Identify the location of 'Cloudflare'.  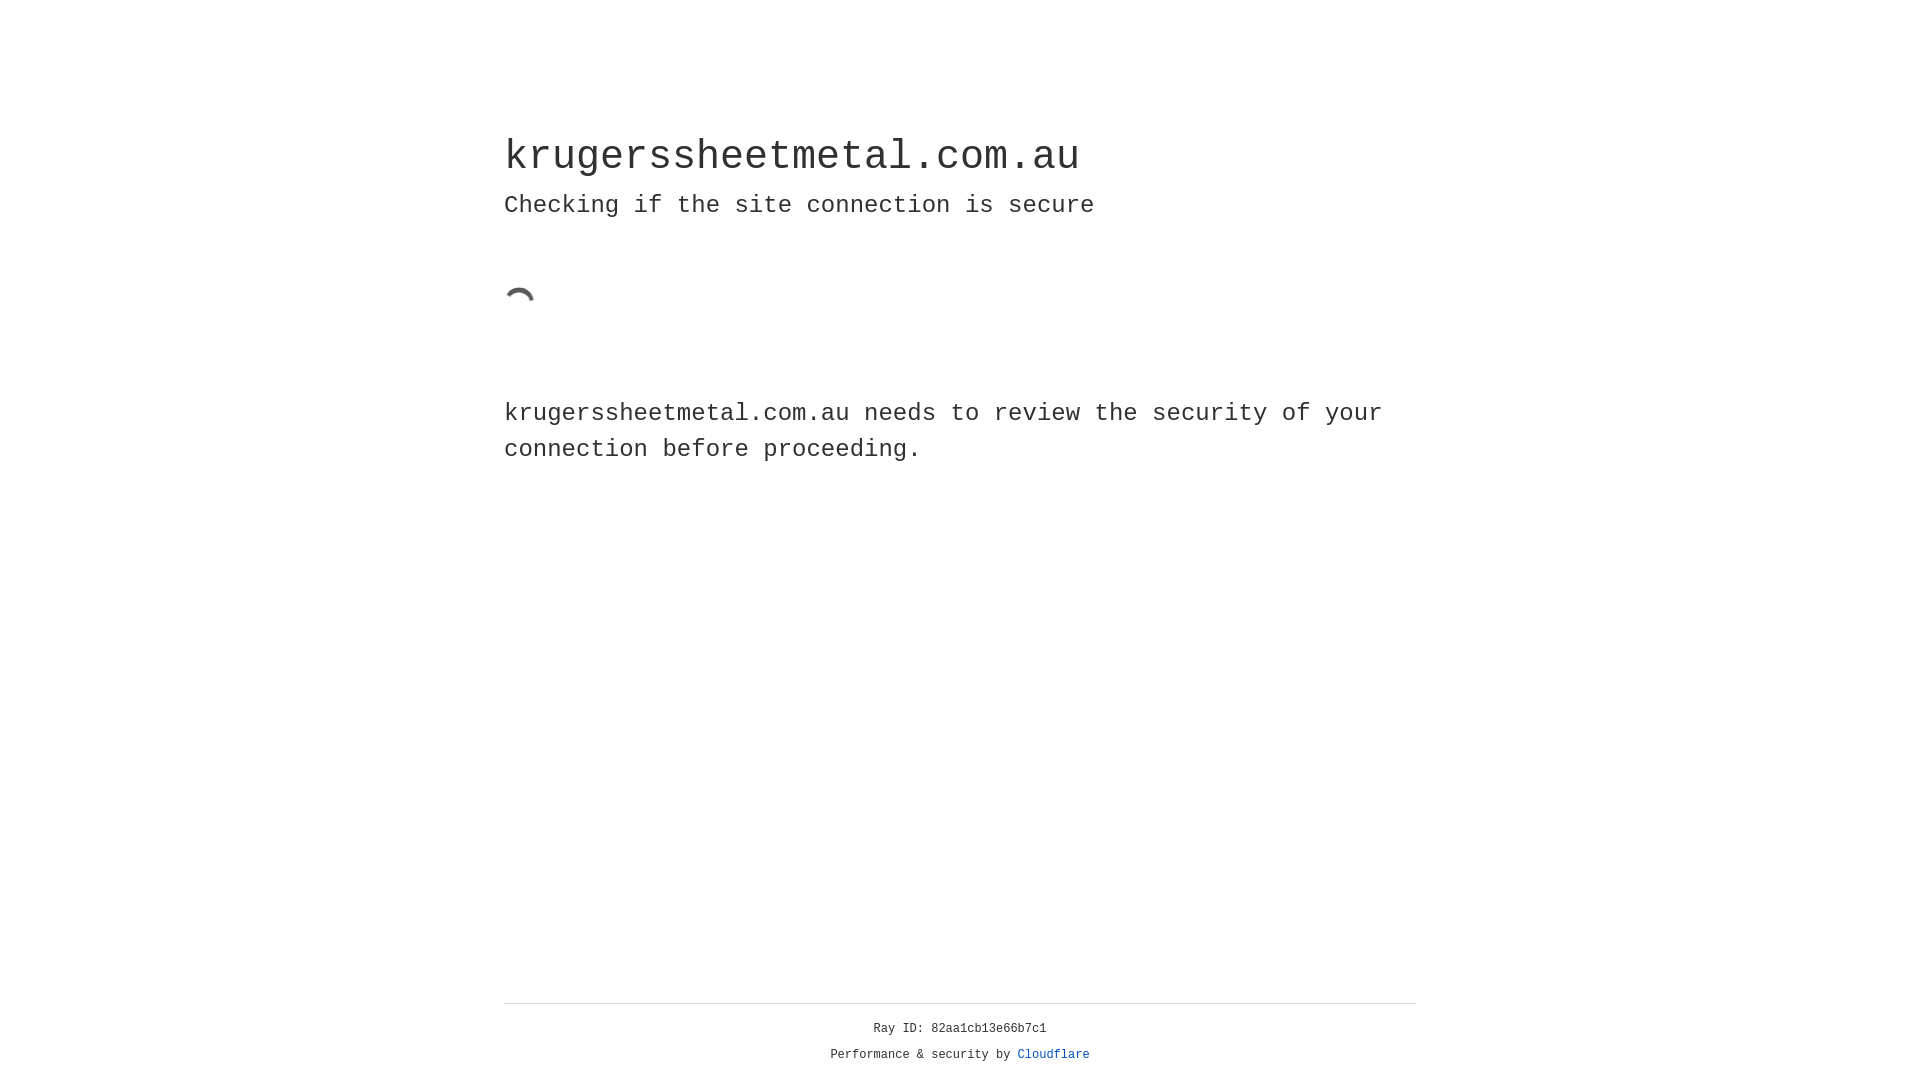
(1053, 1054).